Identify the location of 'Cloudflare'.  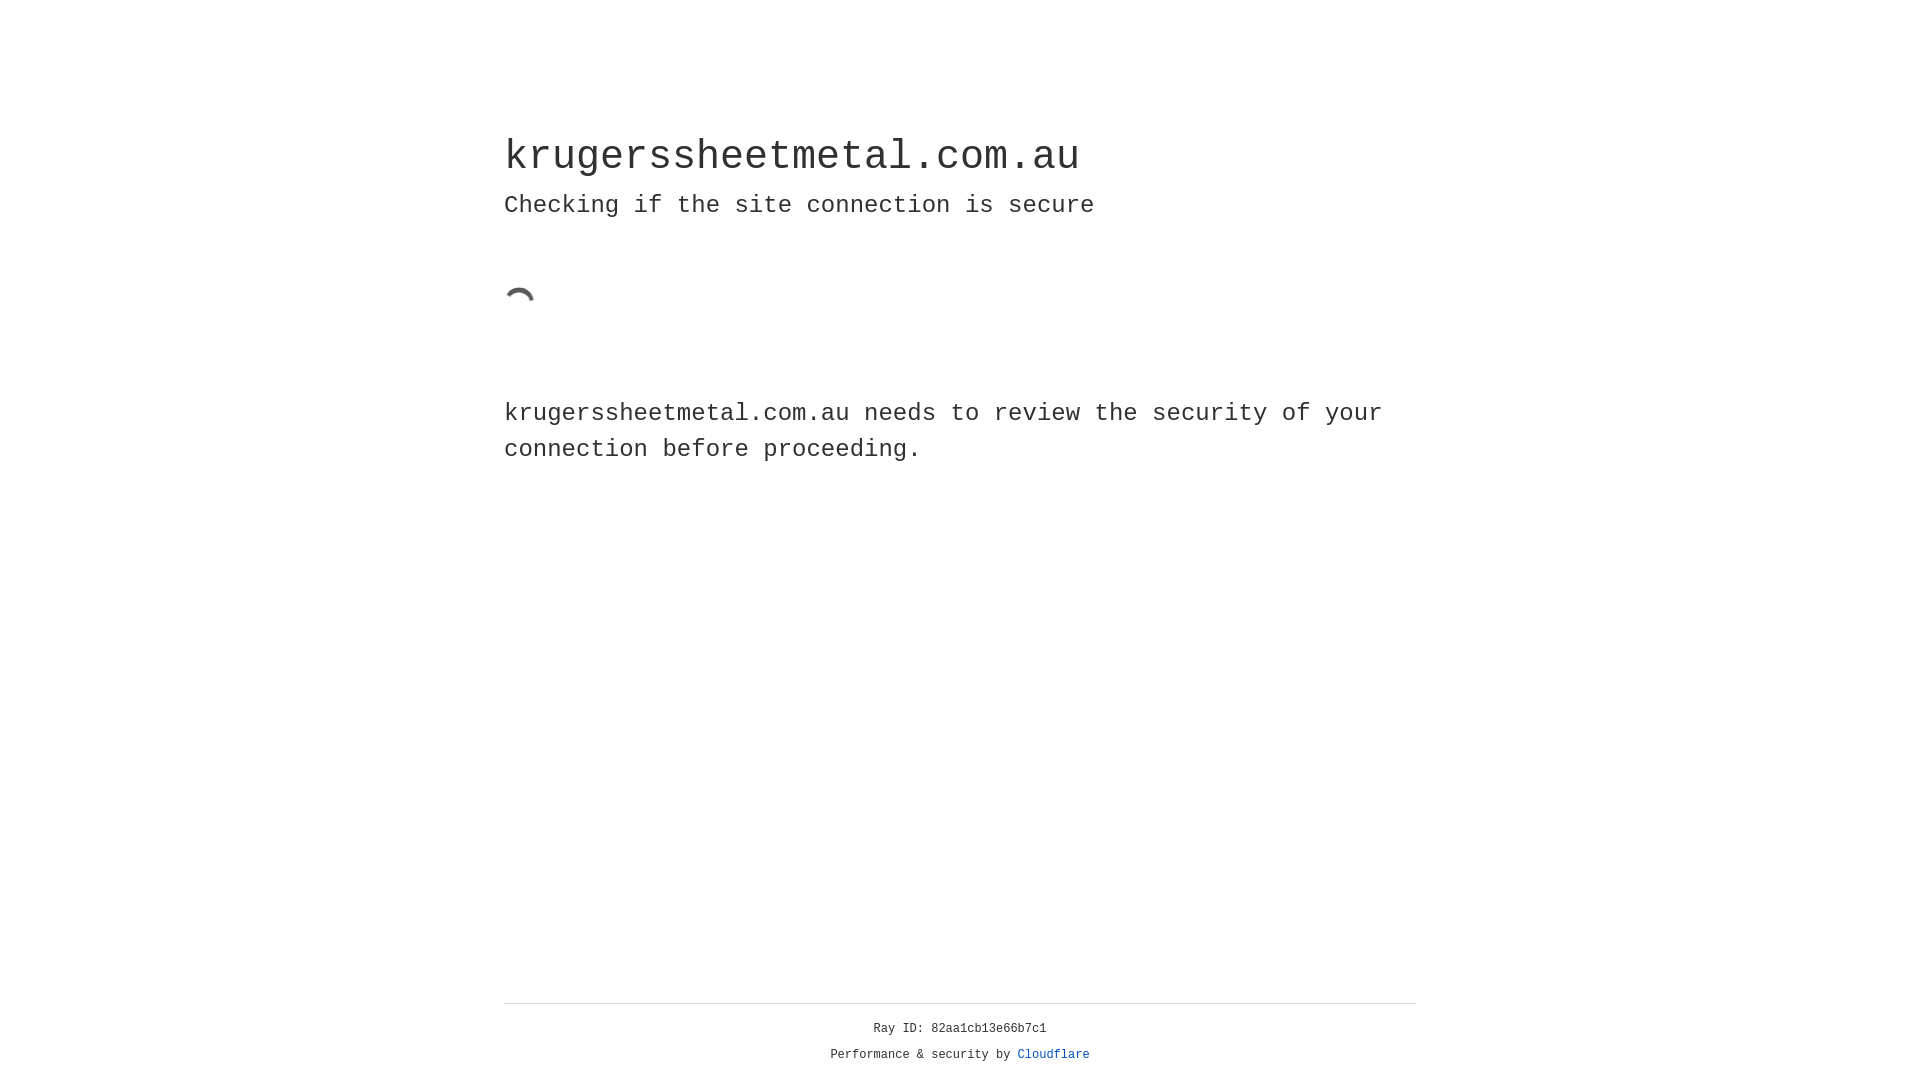
(1053, 1054).